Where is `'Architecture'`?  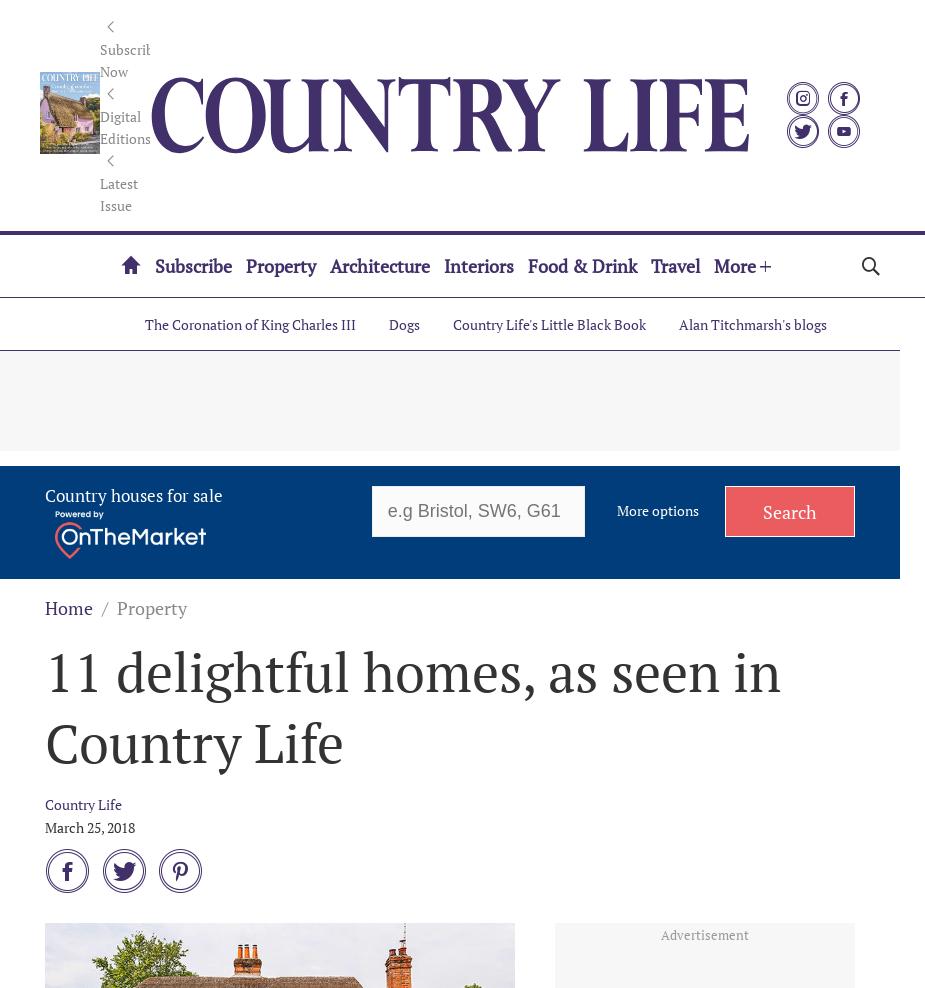 'Architecture' is located at coordinates (378, 264).